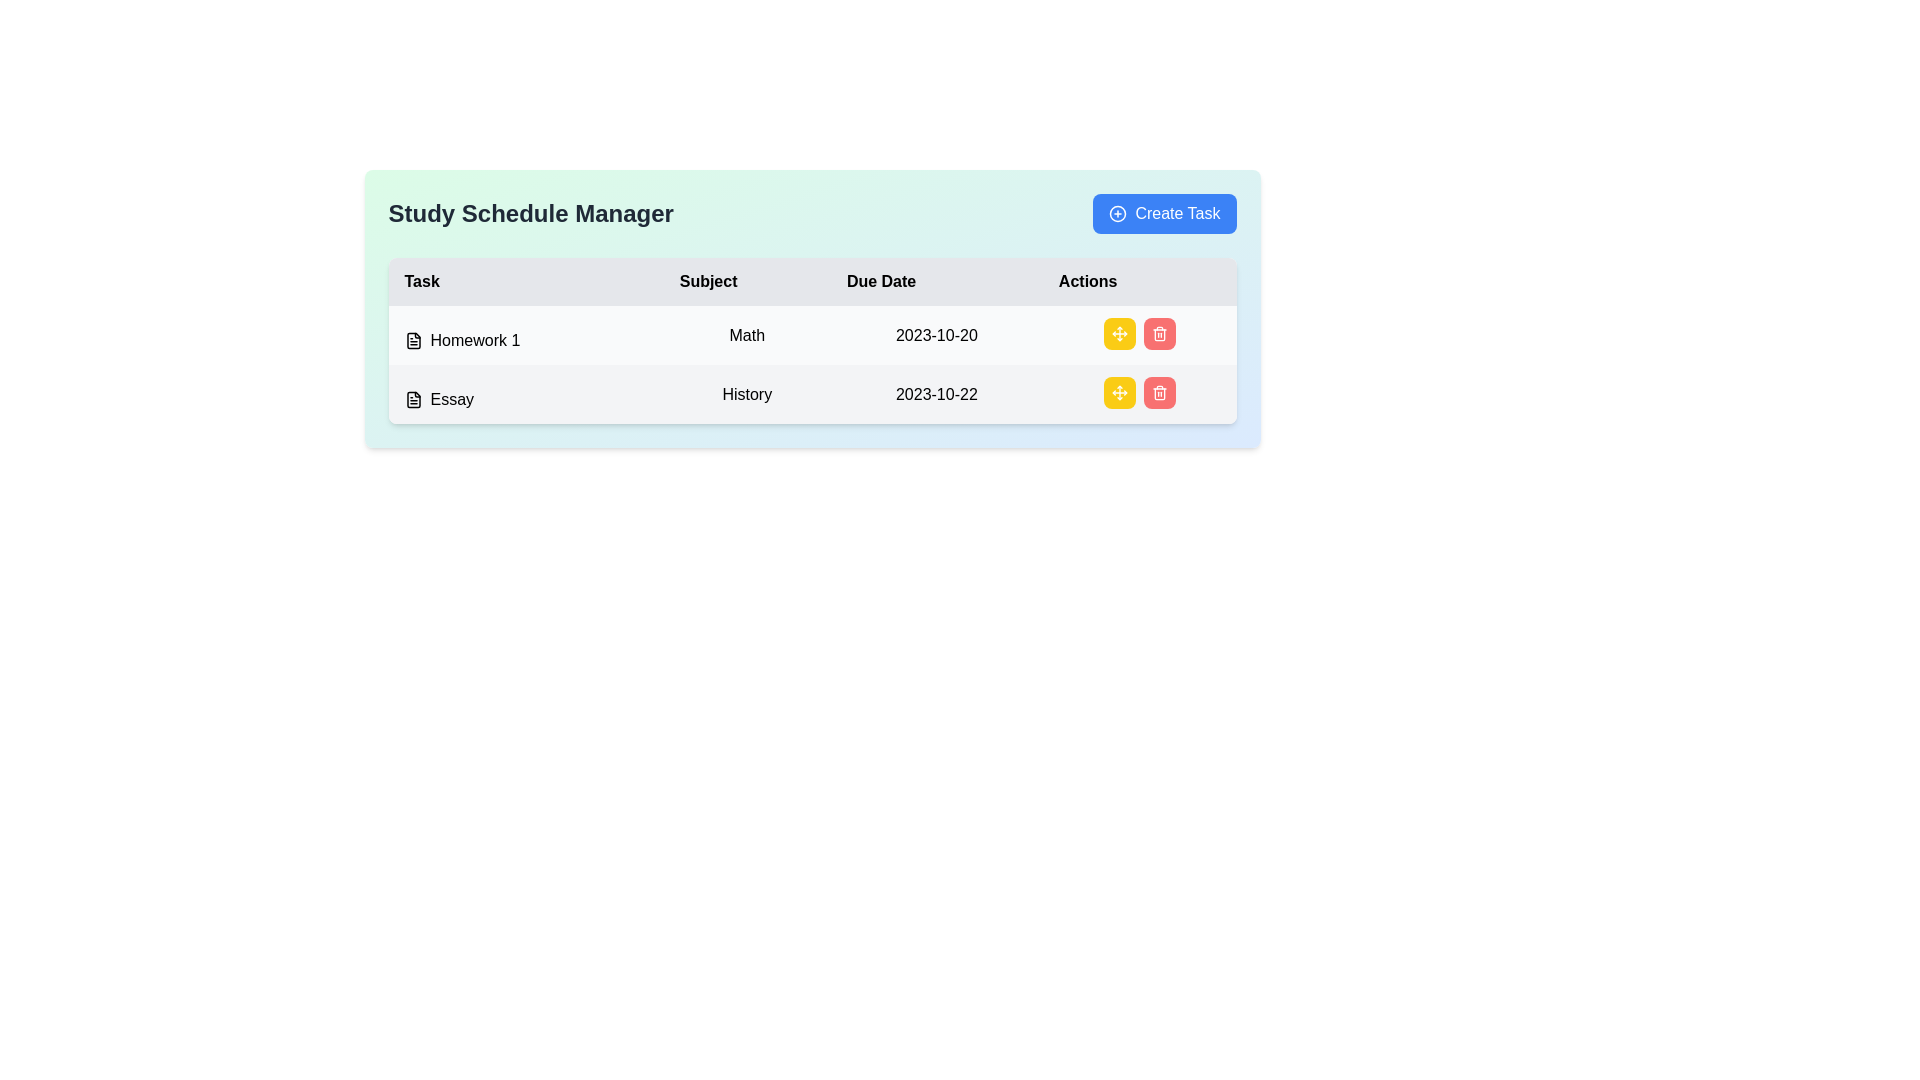 This screenshot has width=1920, height=1080. I want to click on the second row in the Study Schedule Manager table, which contains 'Essay', 'History', and '2023-10-22', so click(812, 394).